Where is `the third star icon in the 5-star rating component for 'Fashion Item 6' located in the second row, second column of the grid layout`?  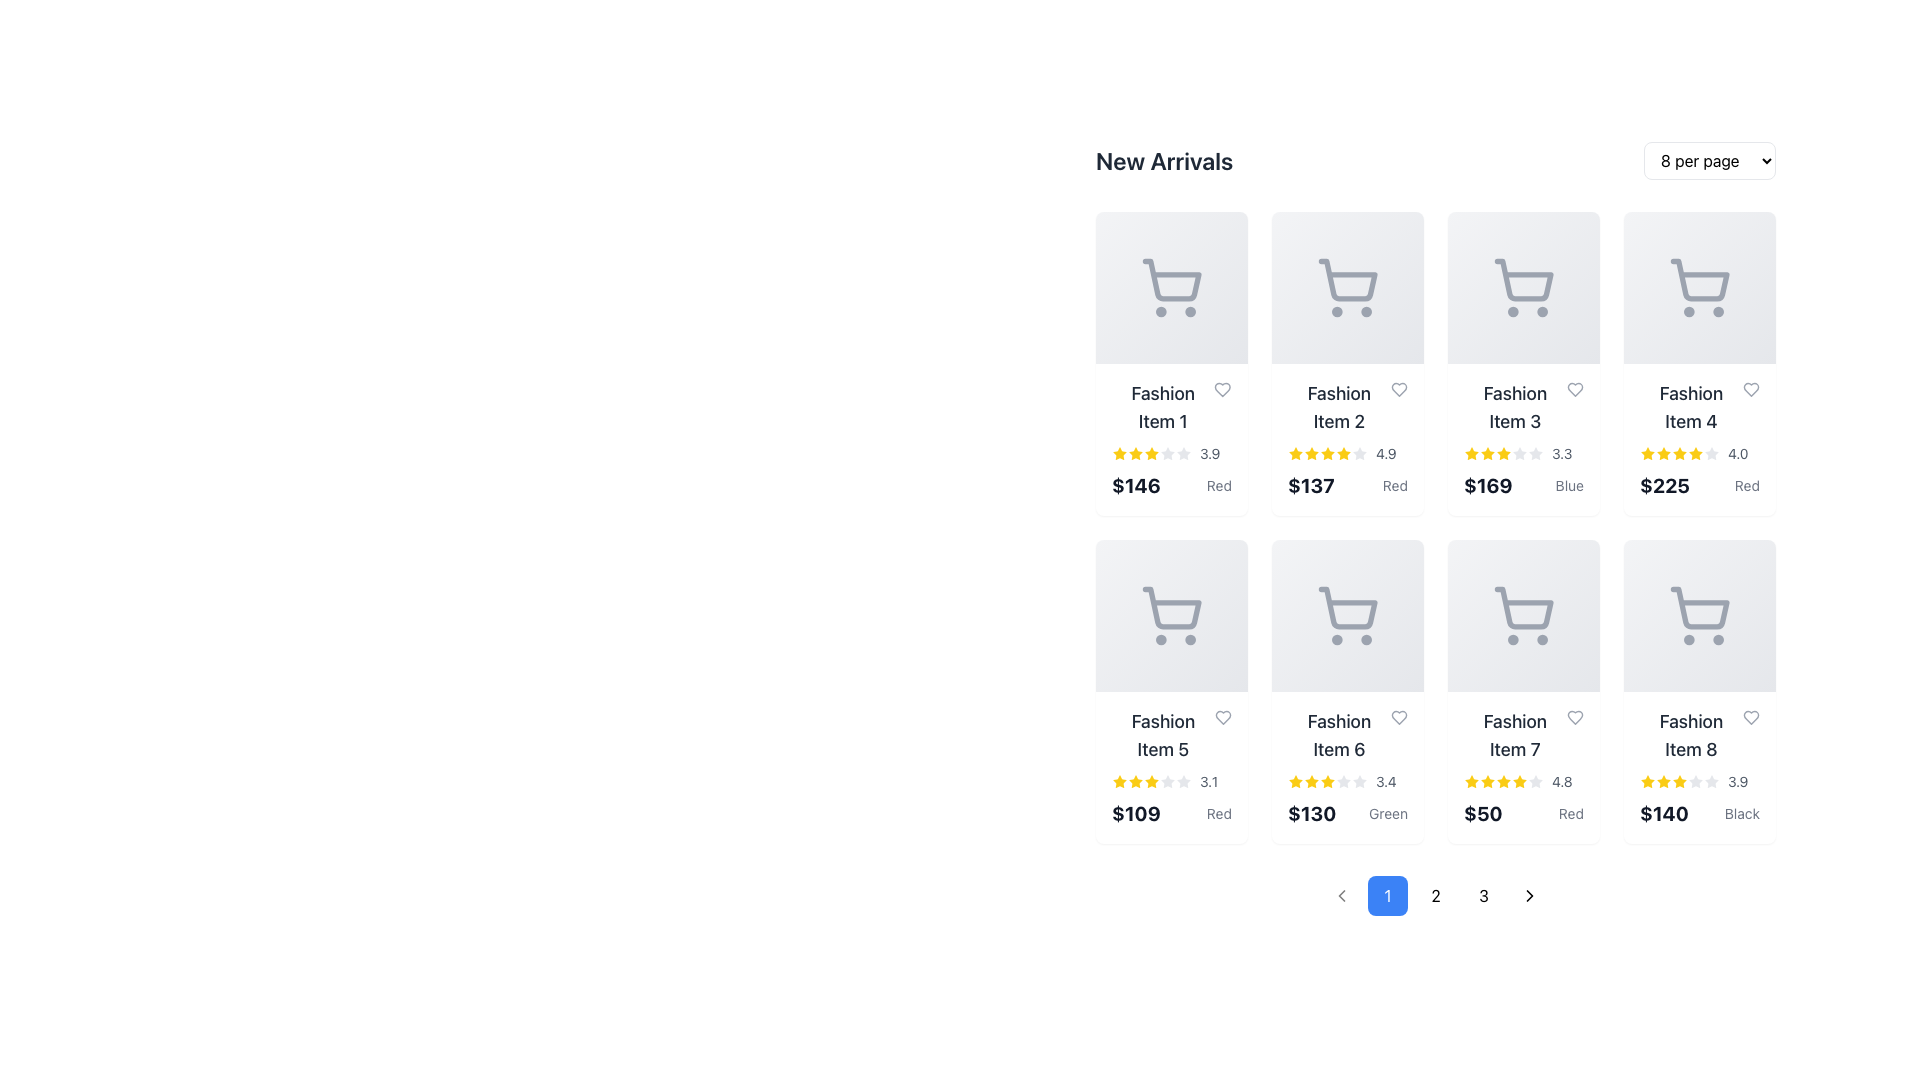 the third star icon in the 5-star rating component for 'Fashion Item 6' located in the second row, second column of the grid layout is located at coordinates (1311, 781).